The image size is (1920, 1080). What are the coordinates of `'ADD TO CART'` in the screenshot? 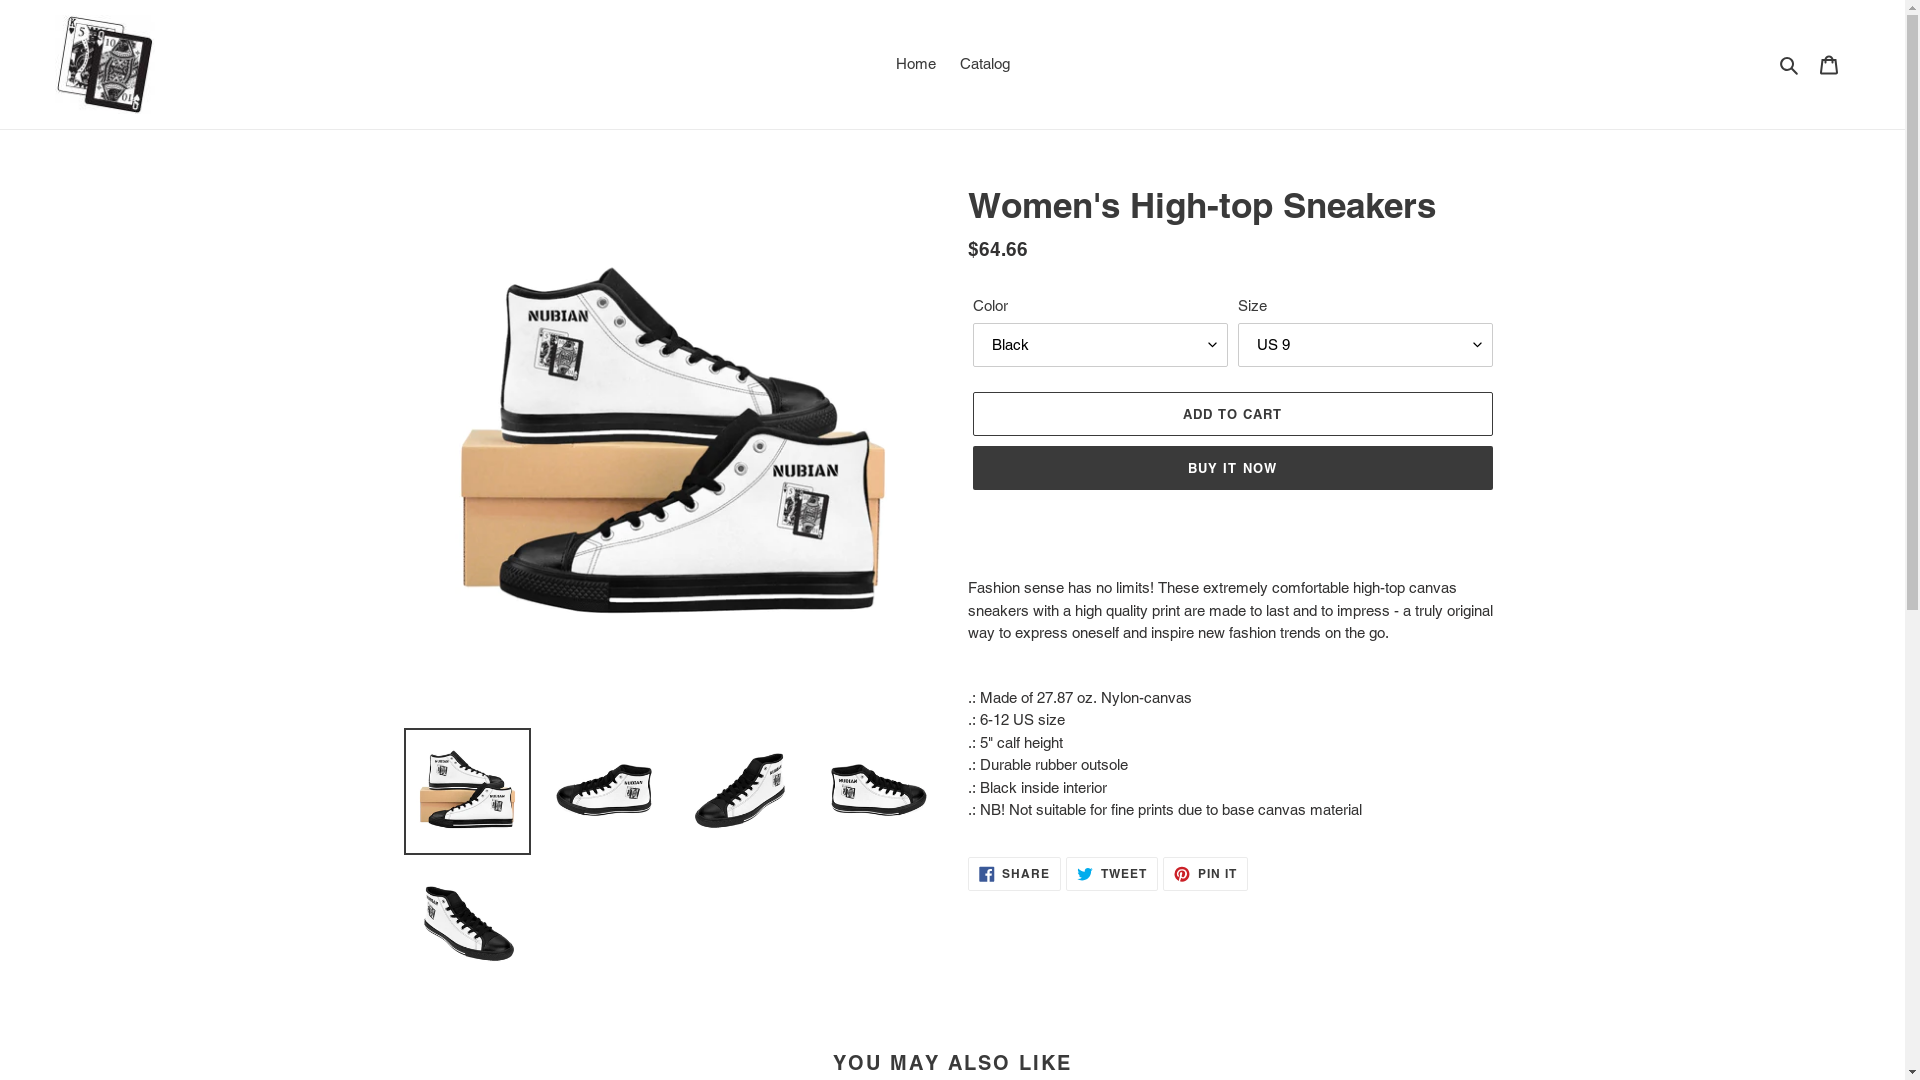 It's located at (1231, 412).